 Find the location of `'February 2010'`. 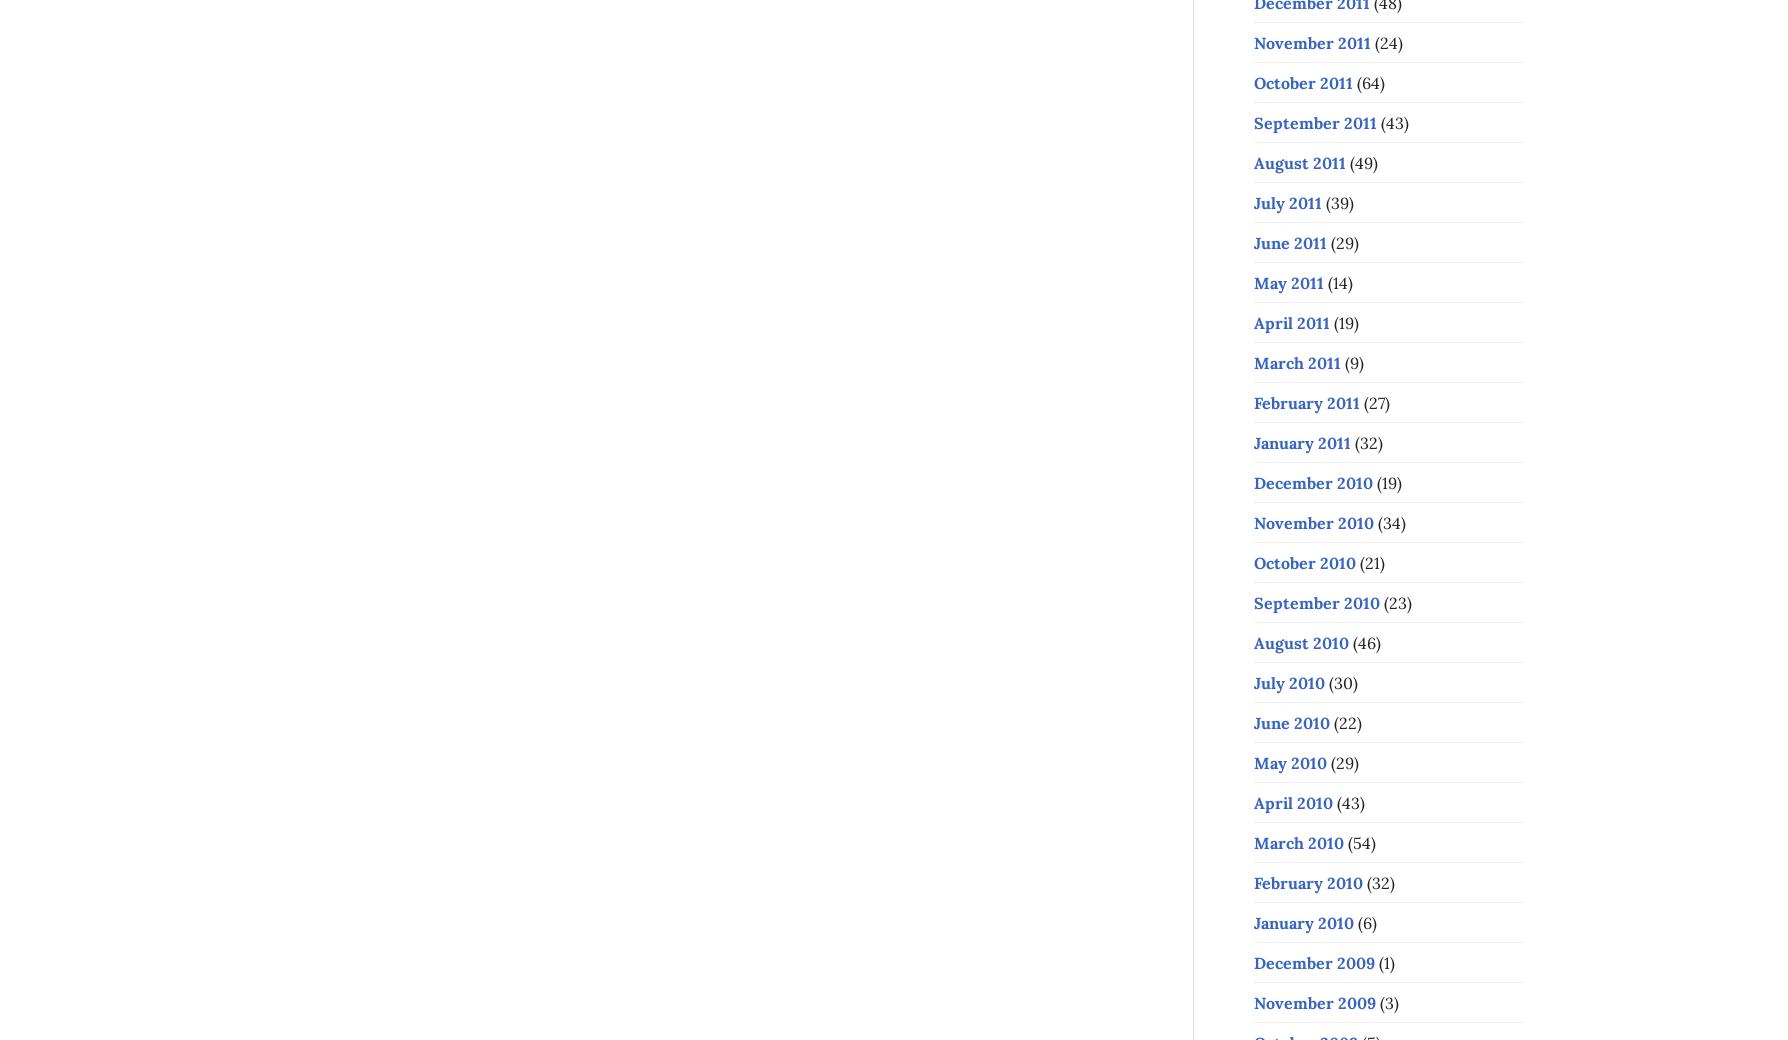

'February 2010' is located at coordinates (1307, 881).